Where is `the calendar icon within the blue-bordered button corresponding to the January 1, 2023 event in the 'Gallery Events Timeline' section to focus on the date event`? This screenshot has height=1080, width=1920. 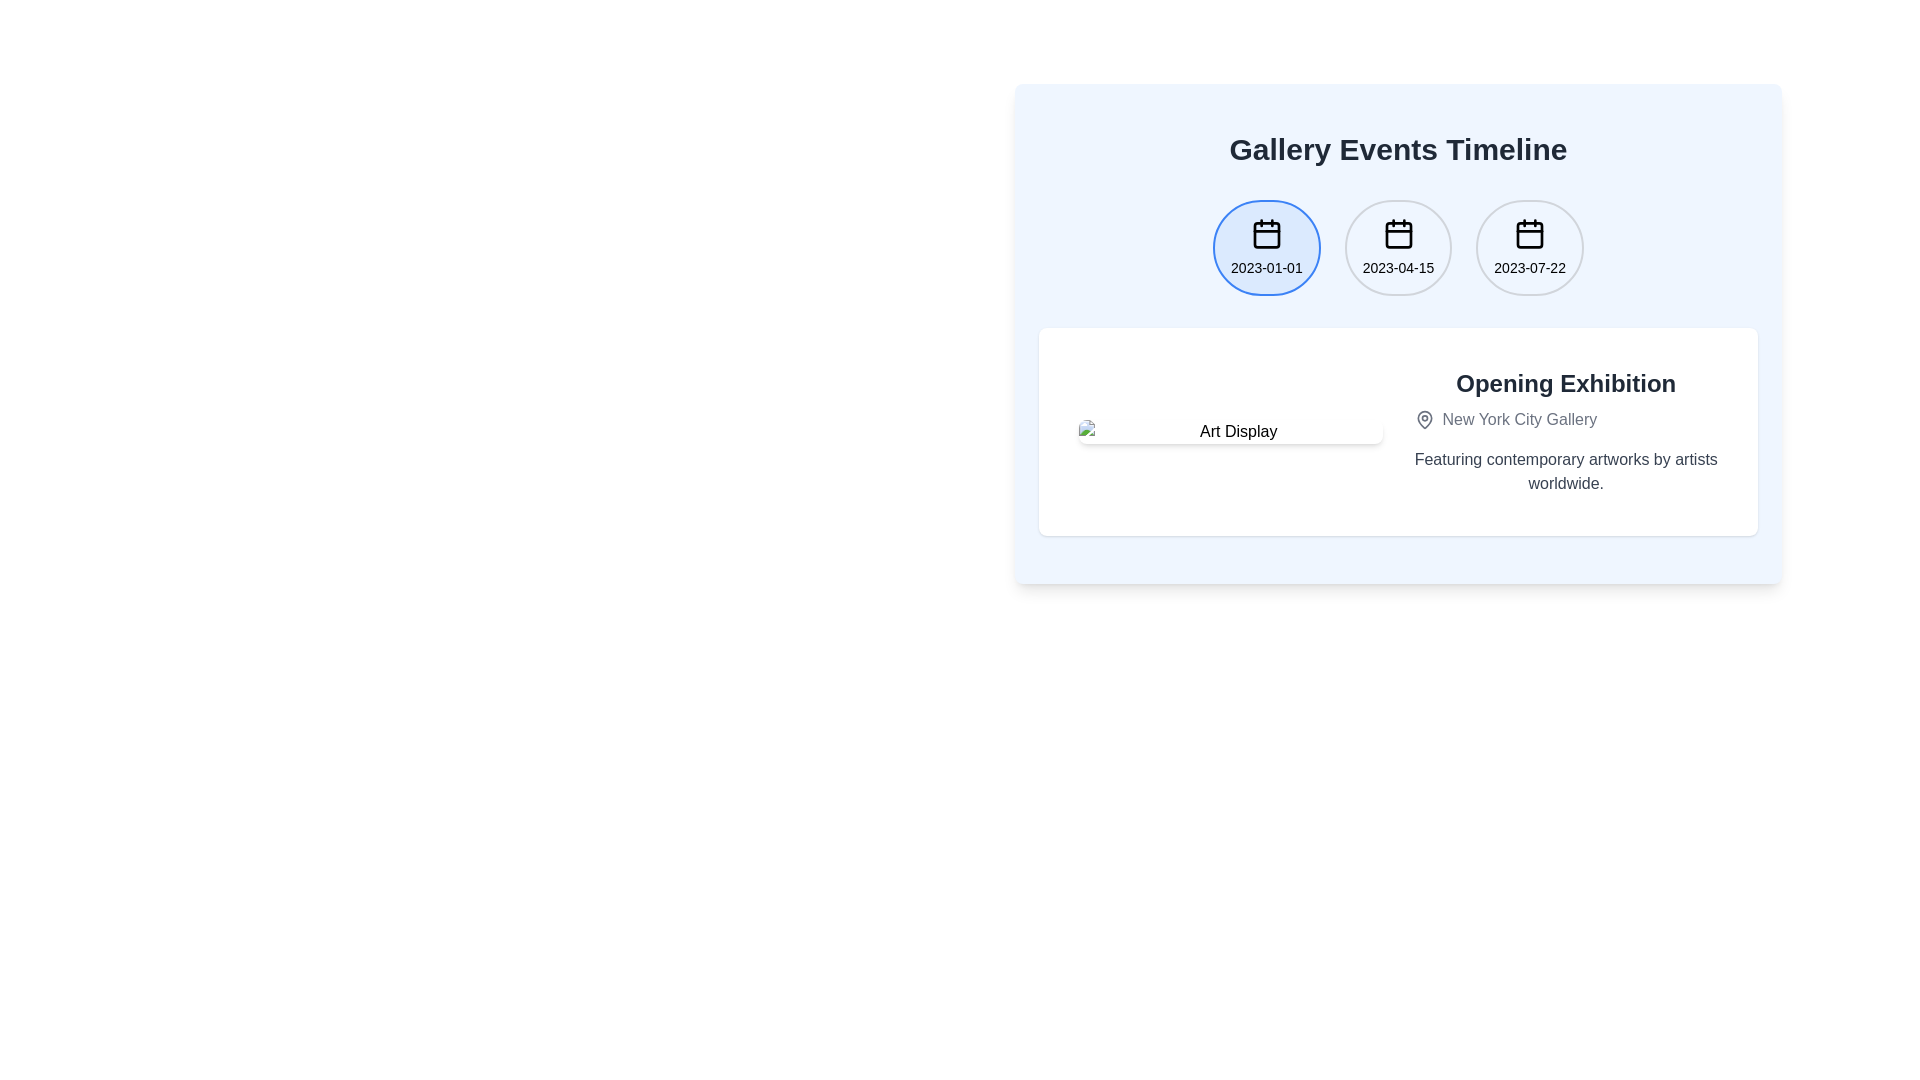
the calendar icon within the blue-bordered button corresponding to the January 1, 2023 event in the 'Gallery Events Timeline' section to focus on the date event is located at coordinates (1265, 233).